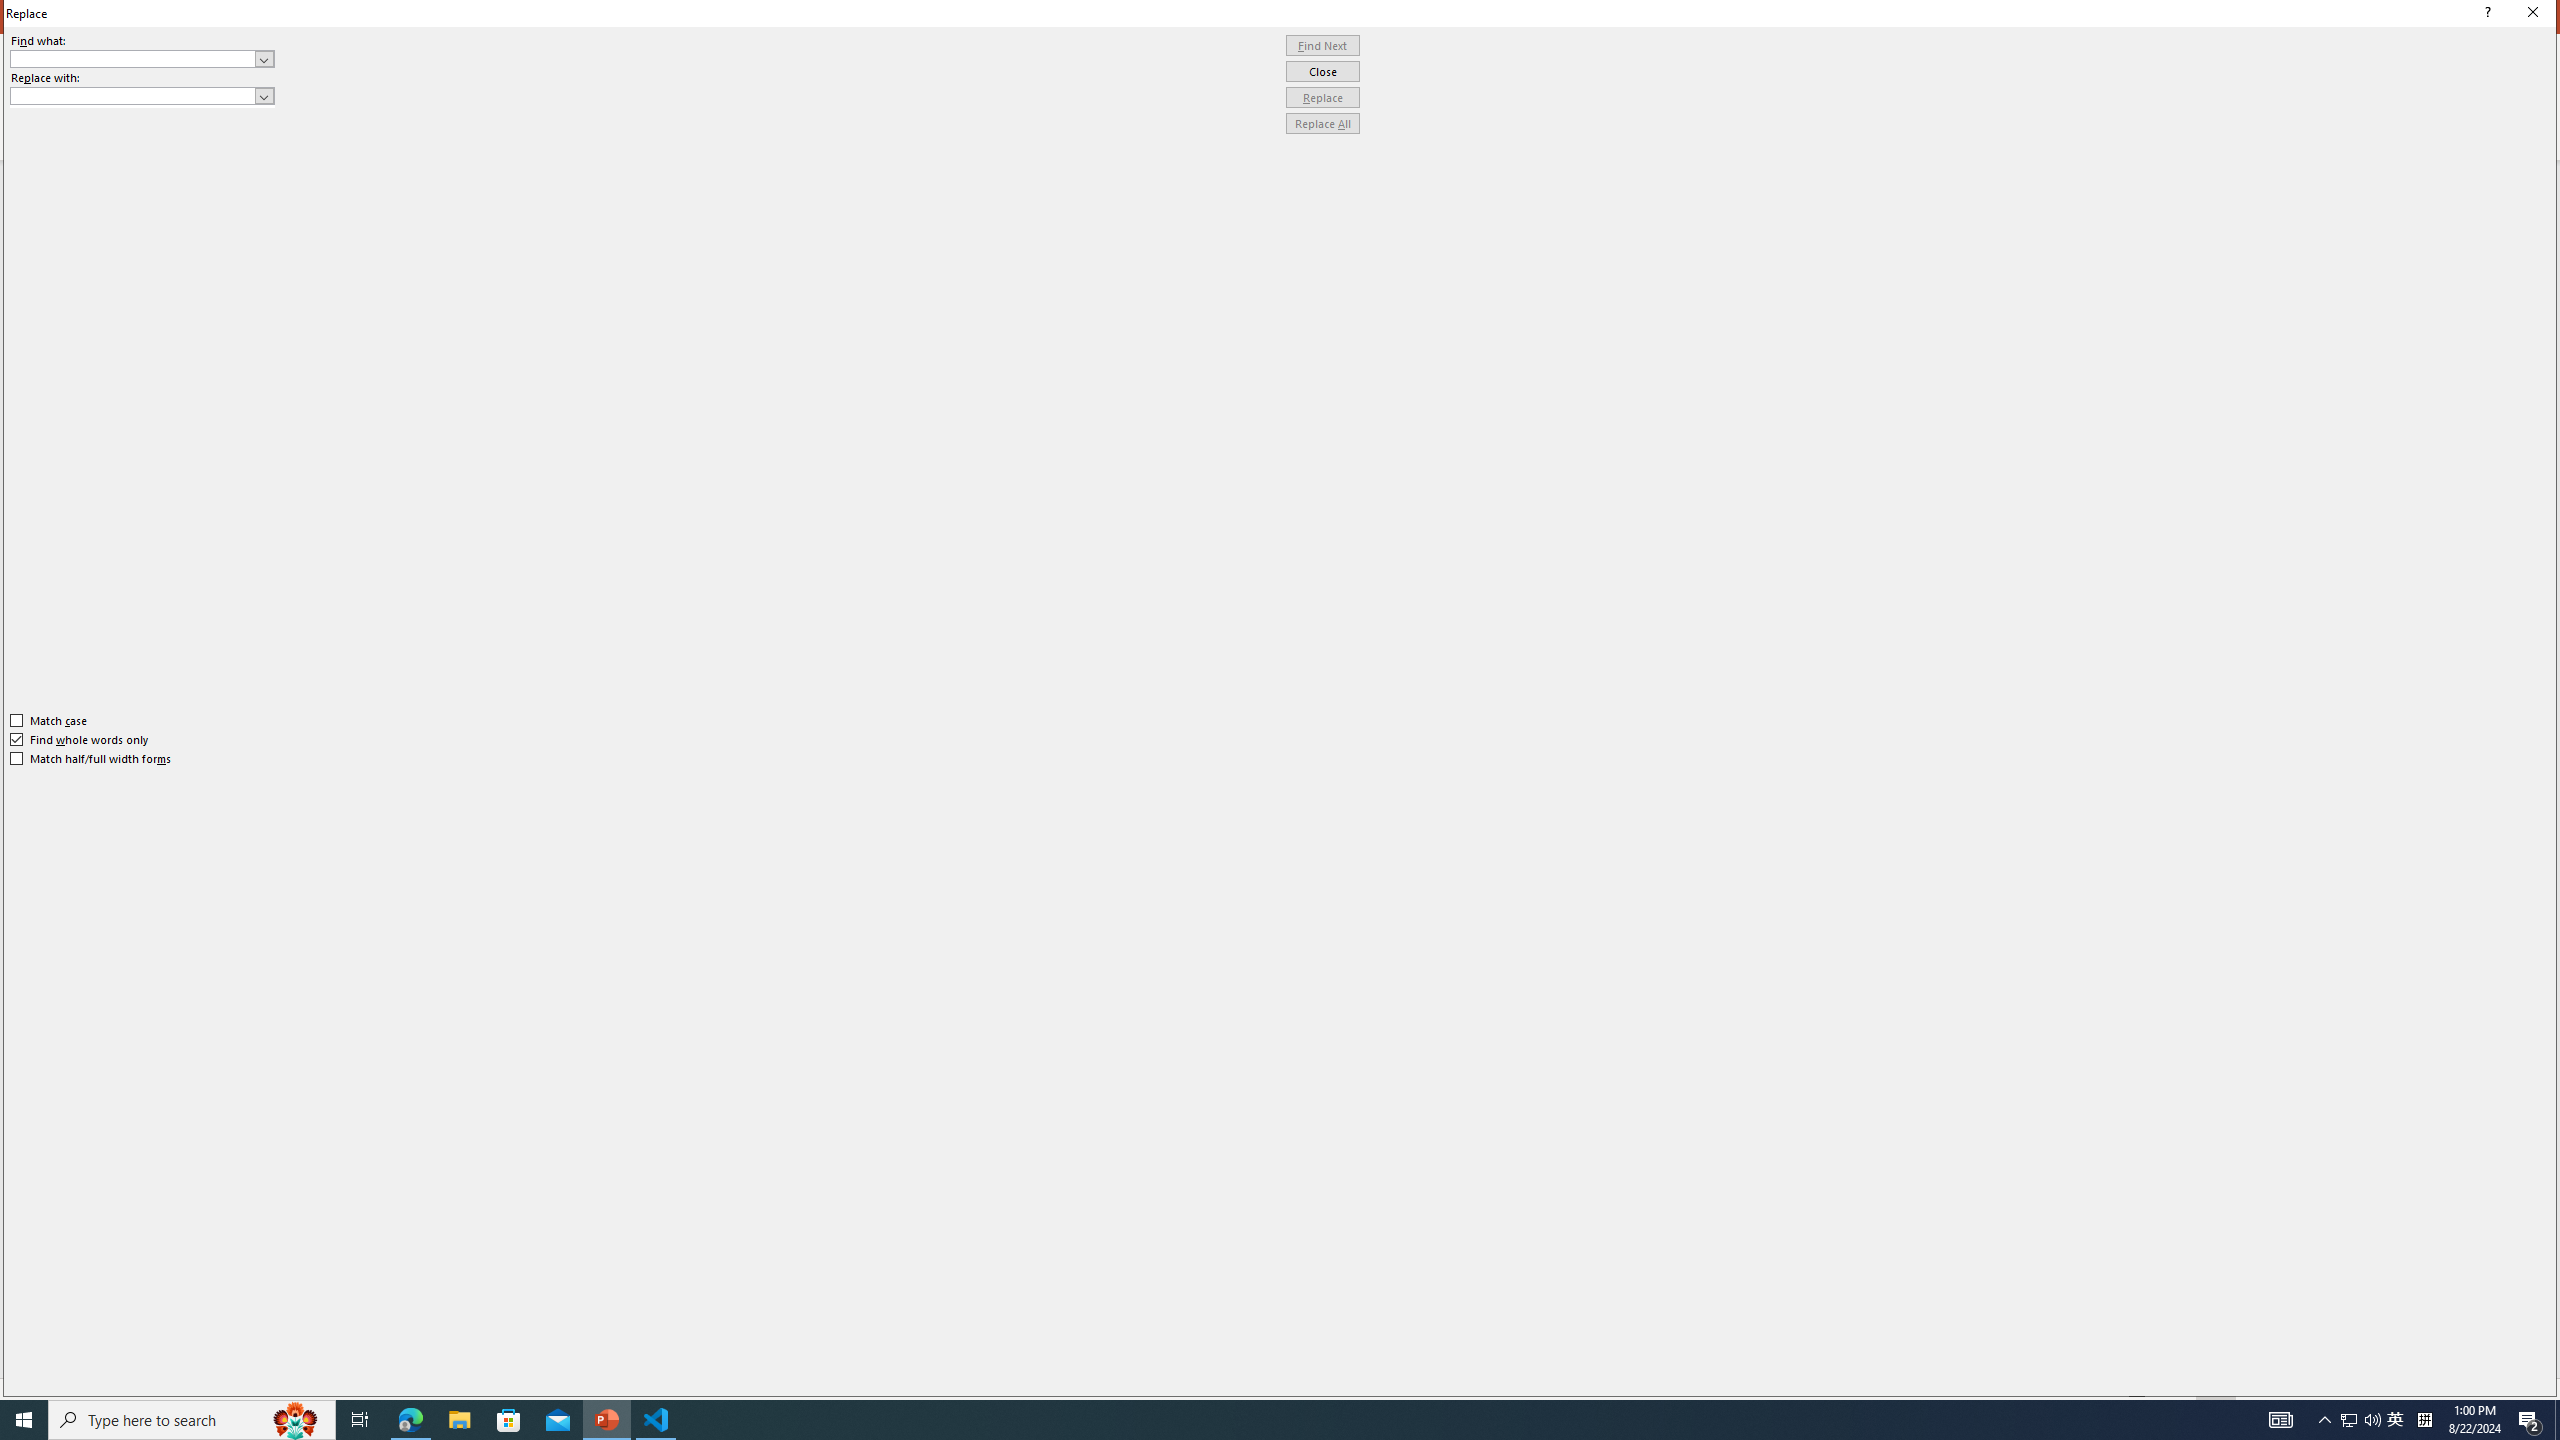  I want to click on 'Replace with', so click(133, 95).